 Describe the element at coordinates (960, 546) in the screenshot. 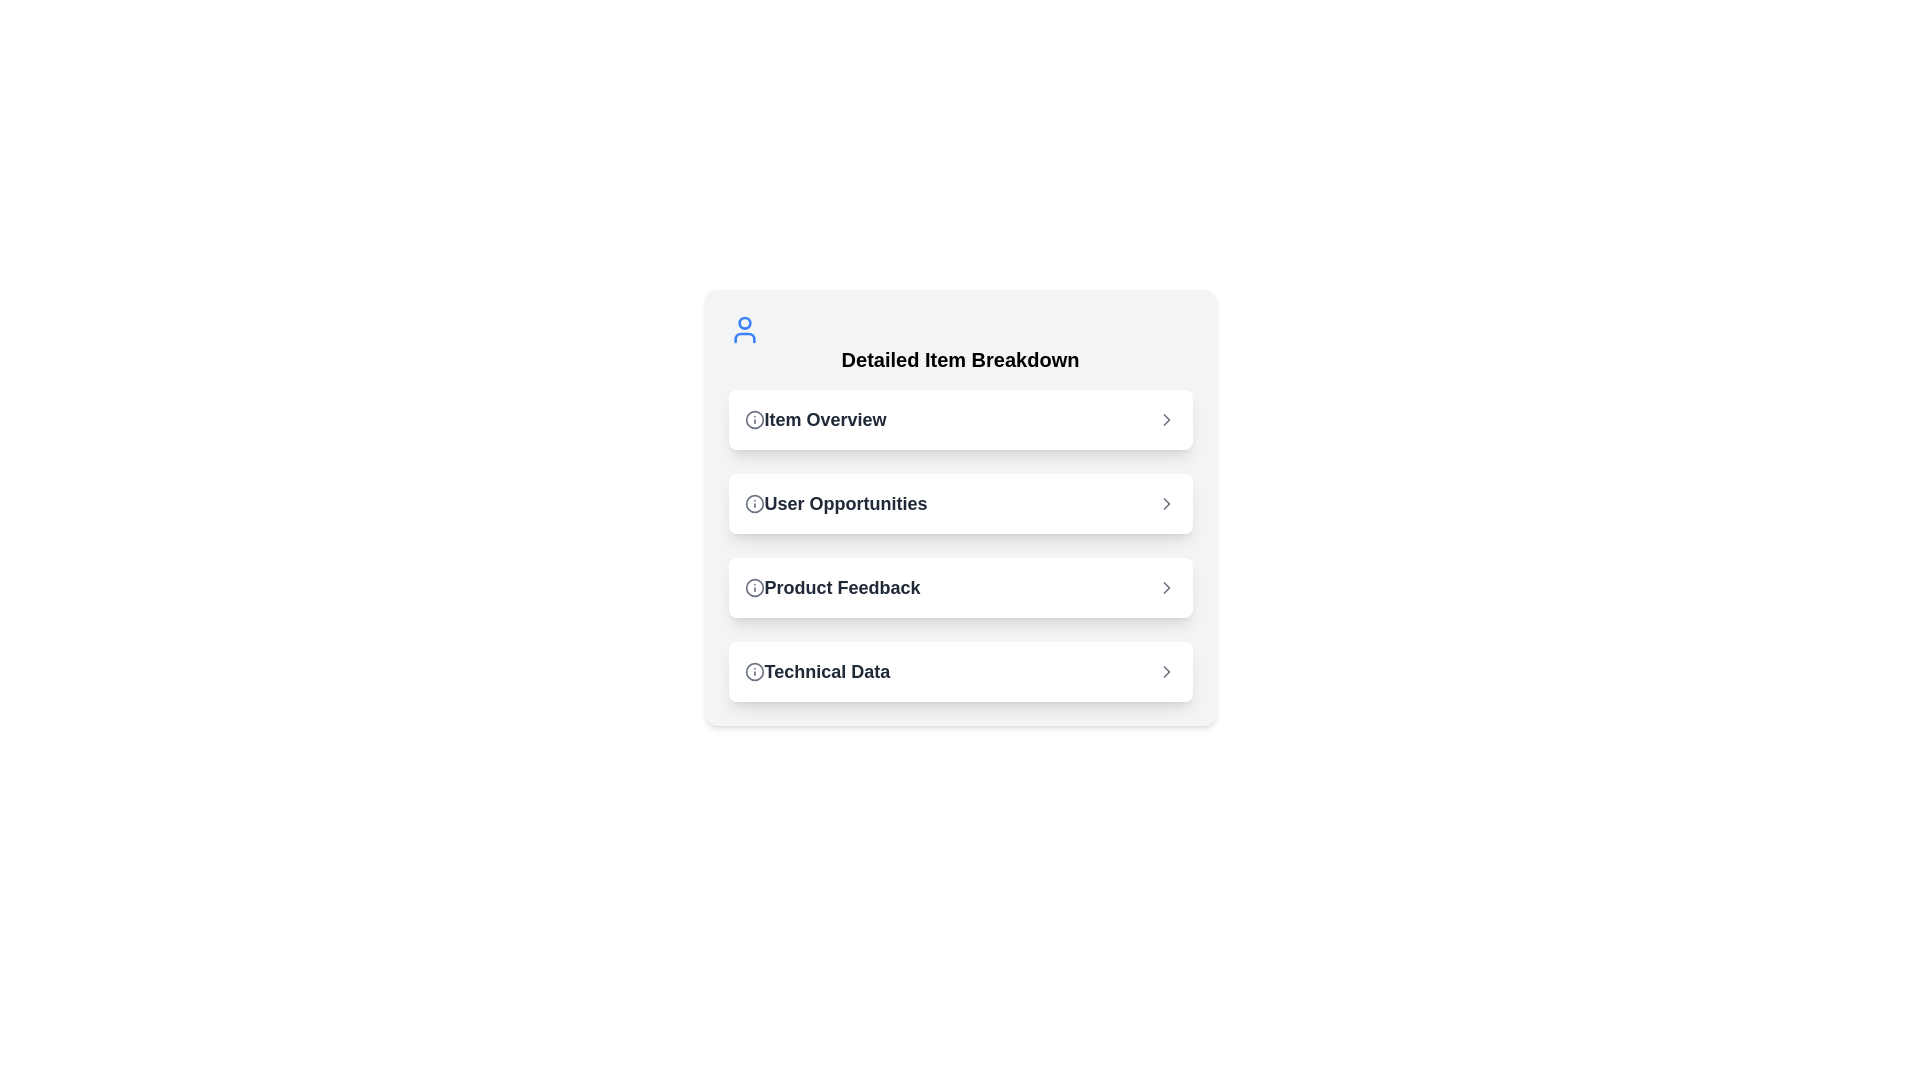

I see `the second list item in the vertical menu labeled 'Detailed Item Breakdown'` at that location.